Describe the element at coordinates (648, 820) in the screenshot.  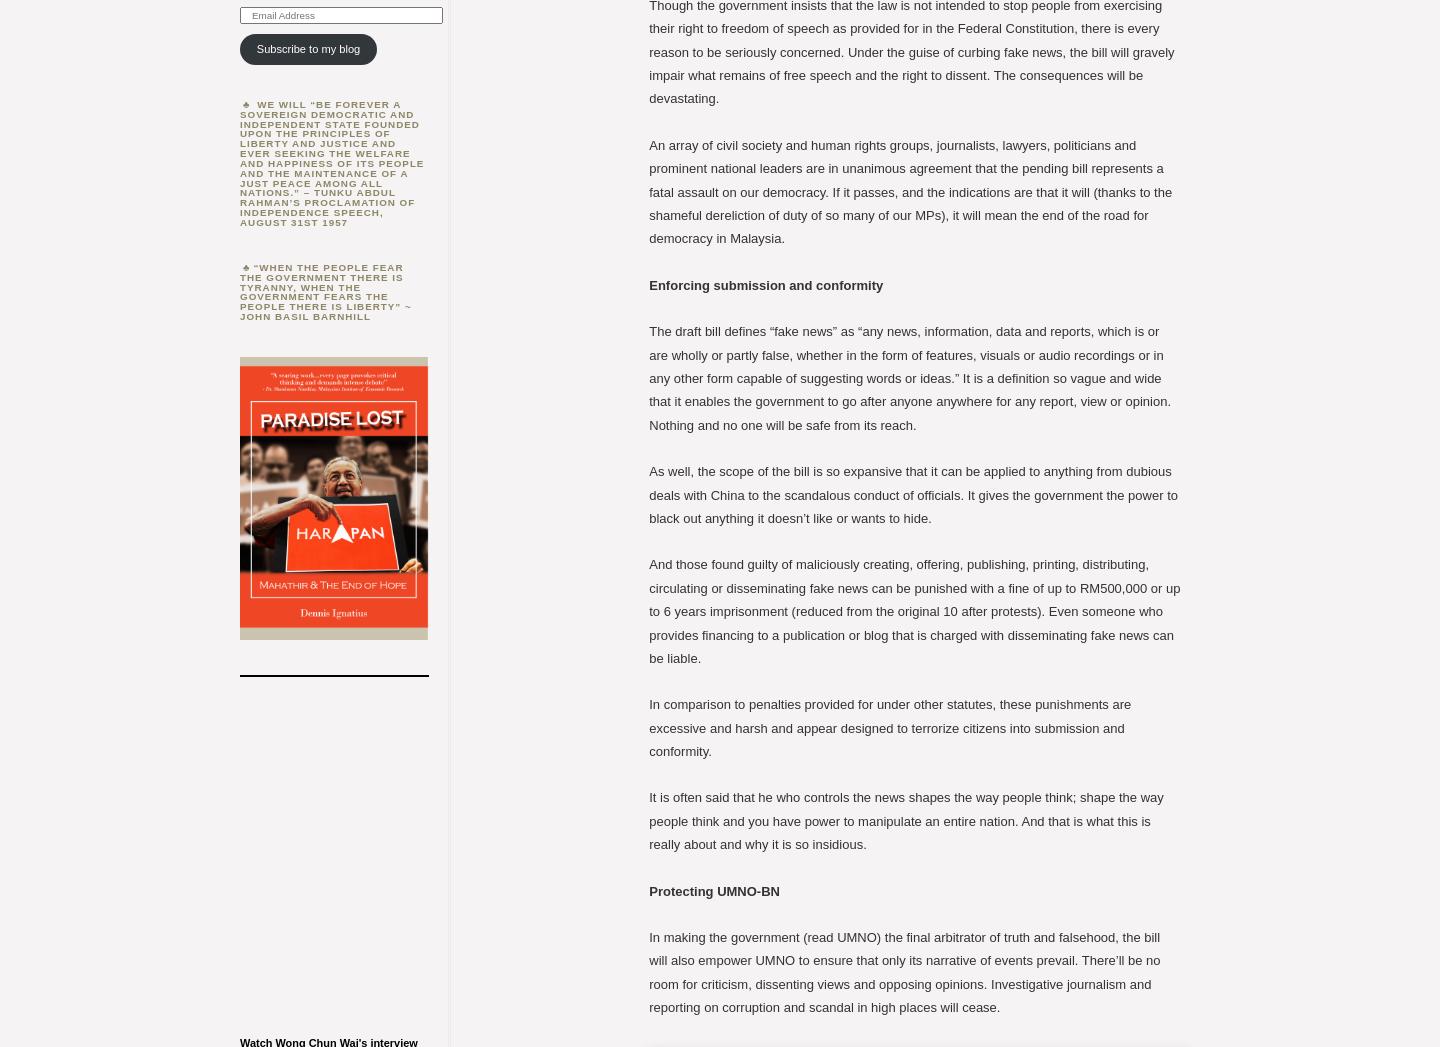
I see `'It is often said that he who controls the news shapes the way people think; shape the way people think and you have power to manipulate an entire nation. And that is what this is really about and why it is so insidious.'` at that location.